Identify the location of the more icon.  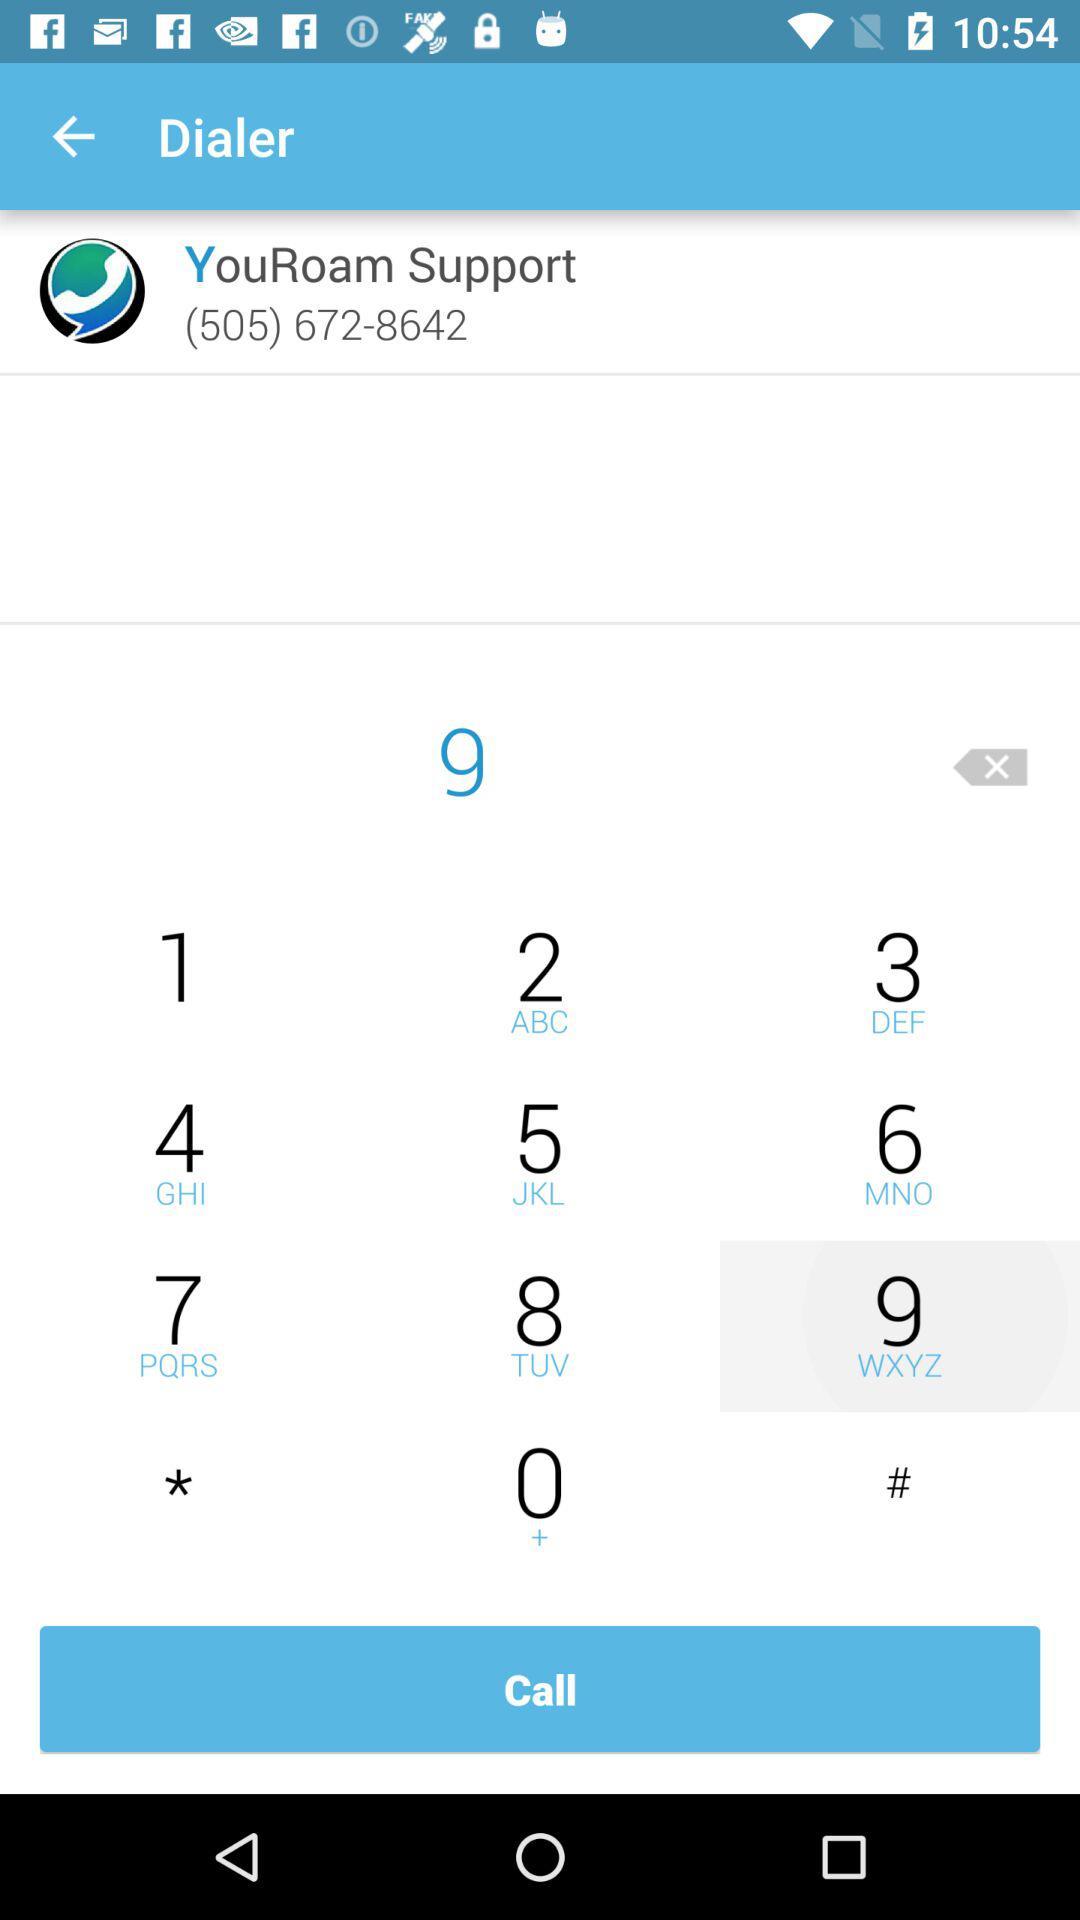
(540, 1326).